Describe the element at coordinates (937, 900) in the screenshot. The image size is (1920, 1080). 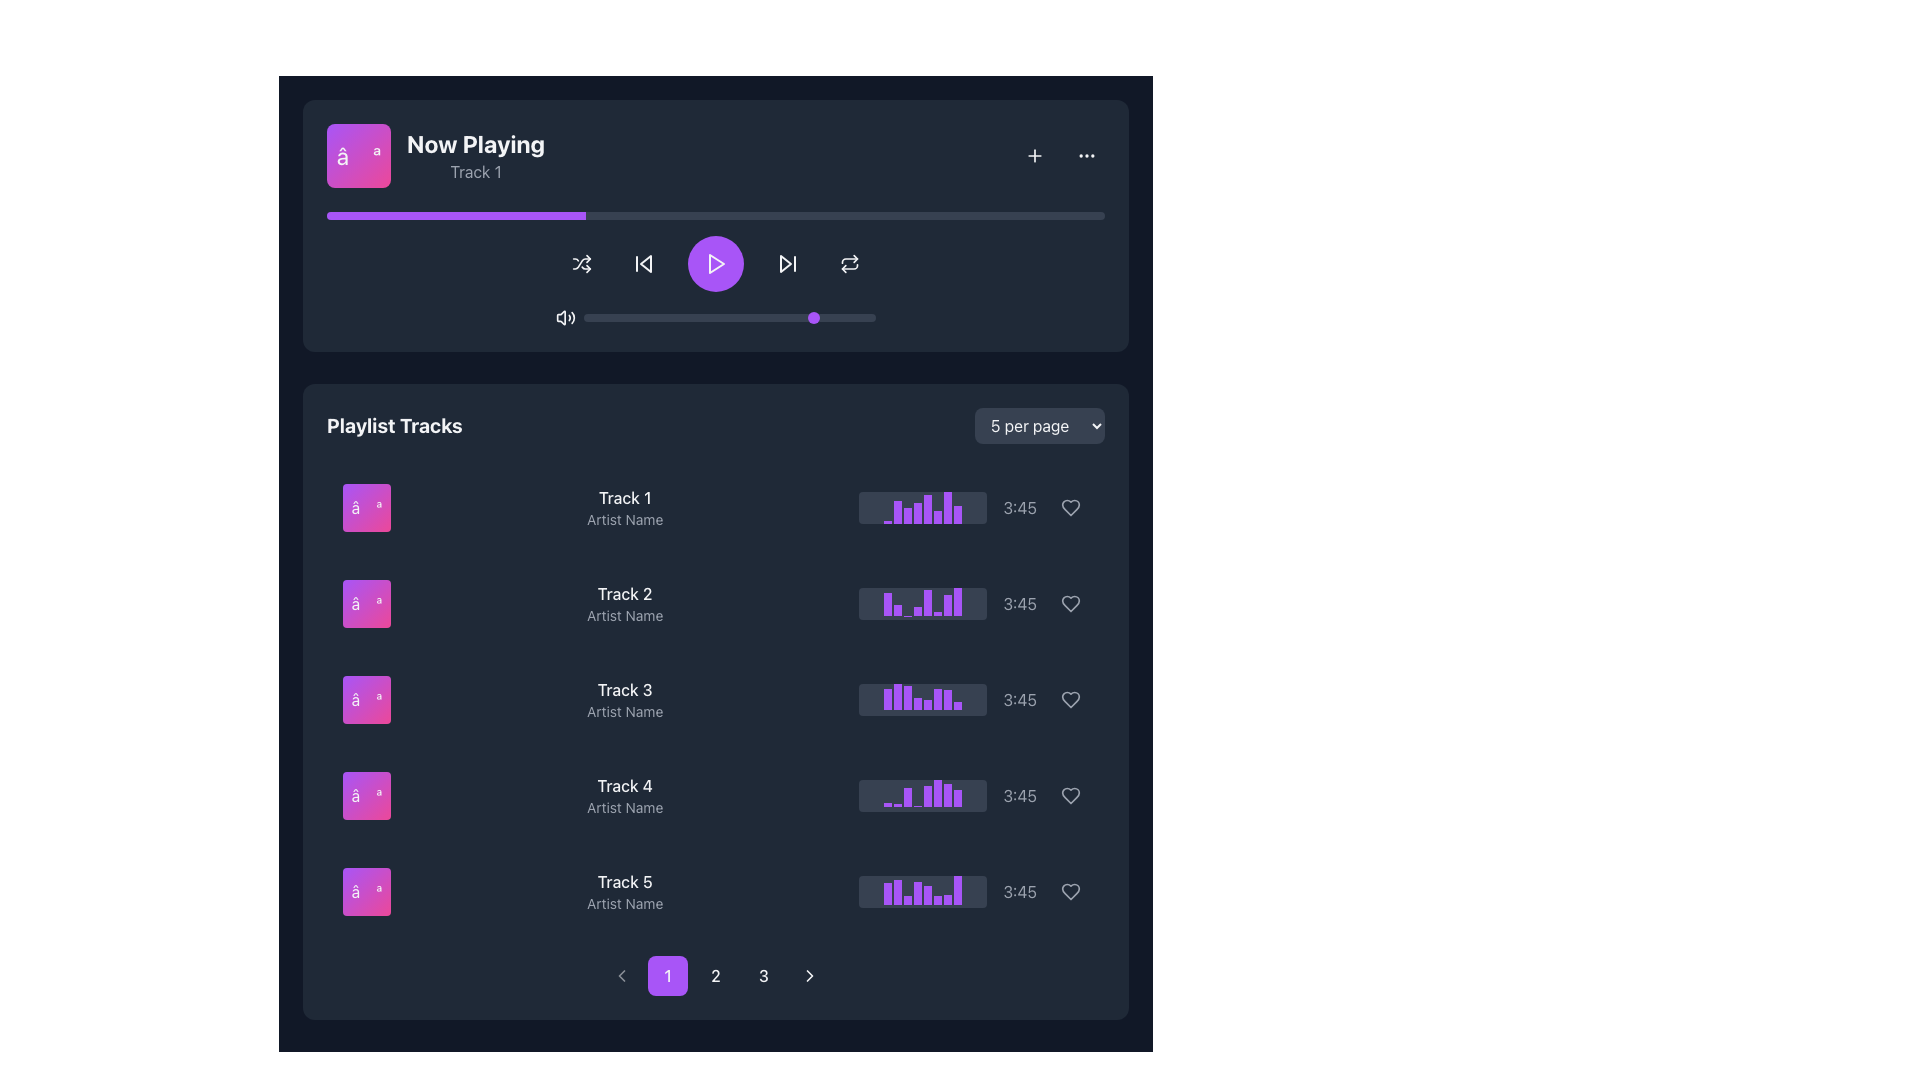
I see `the sixth purple histogram bar, which is part of a sequence of bars located in the lower right section of the interface` at that location.